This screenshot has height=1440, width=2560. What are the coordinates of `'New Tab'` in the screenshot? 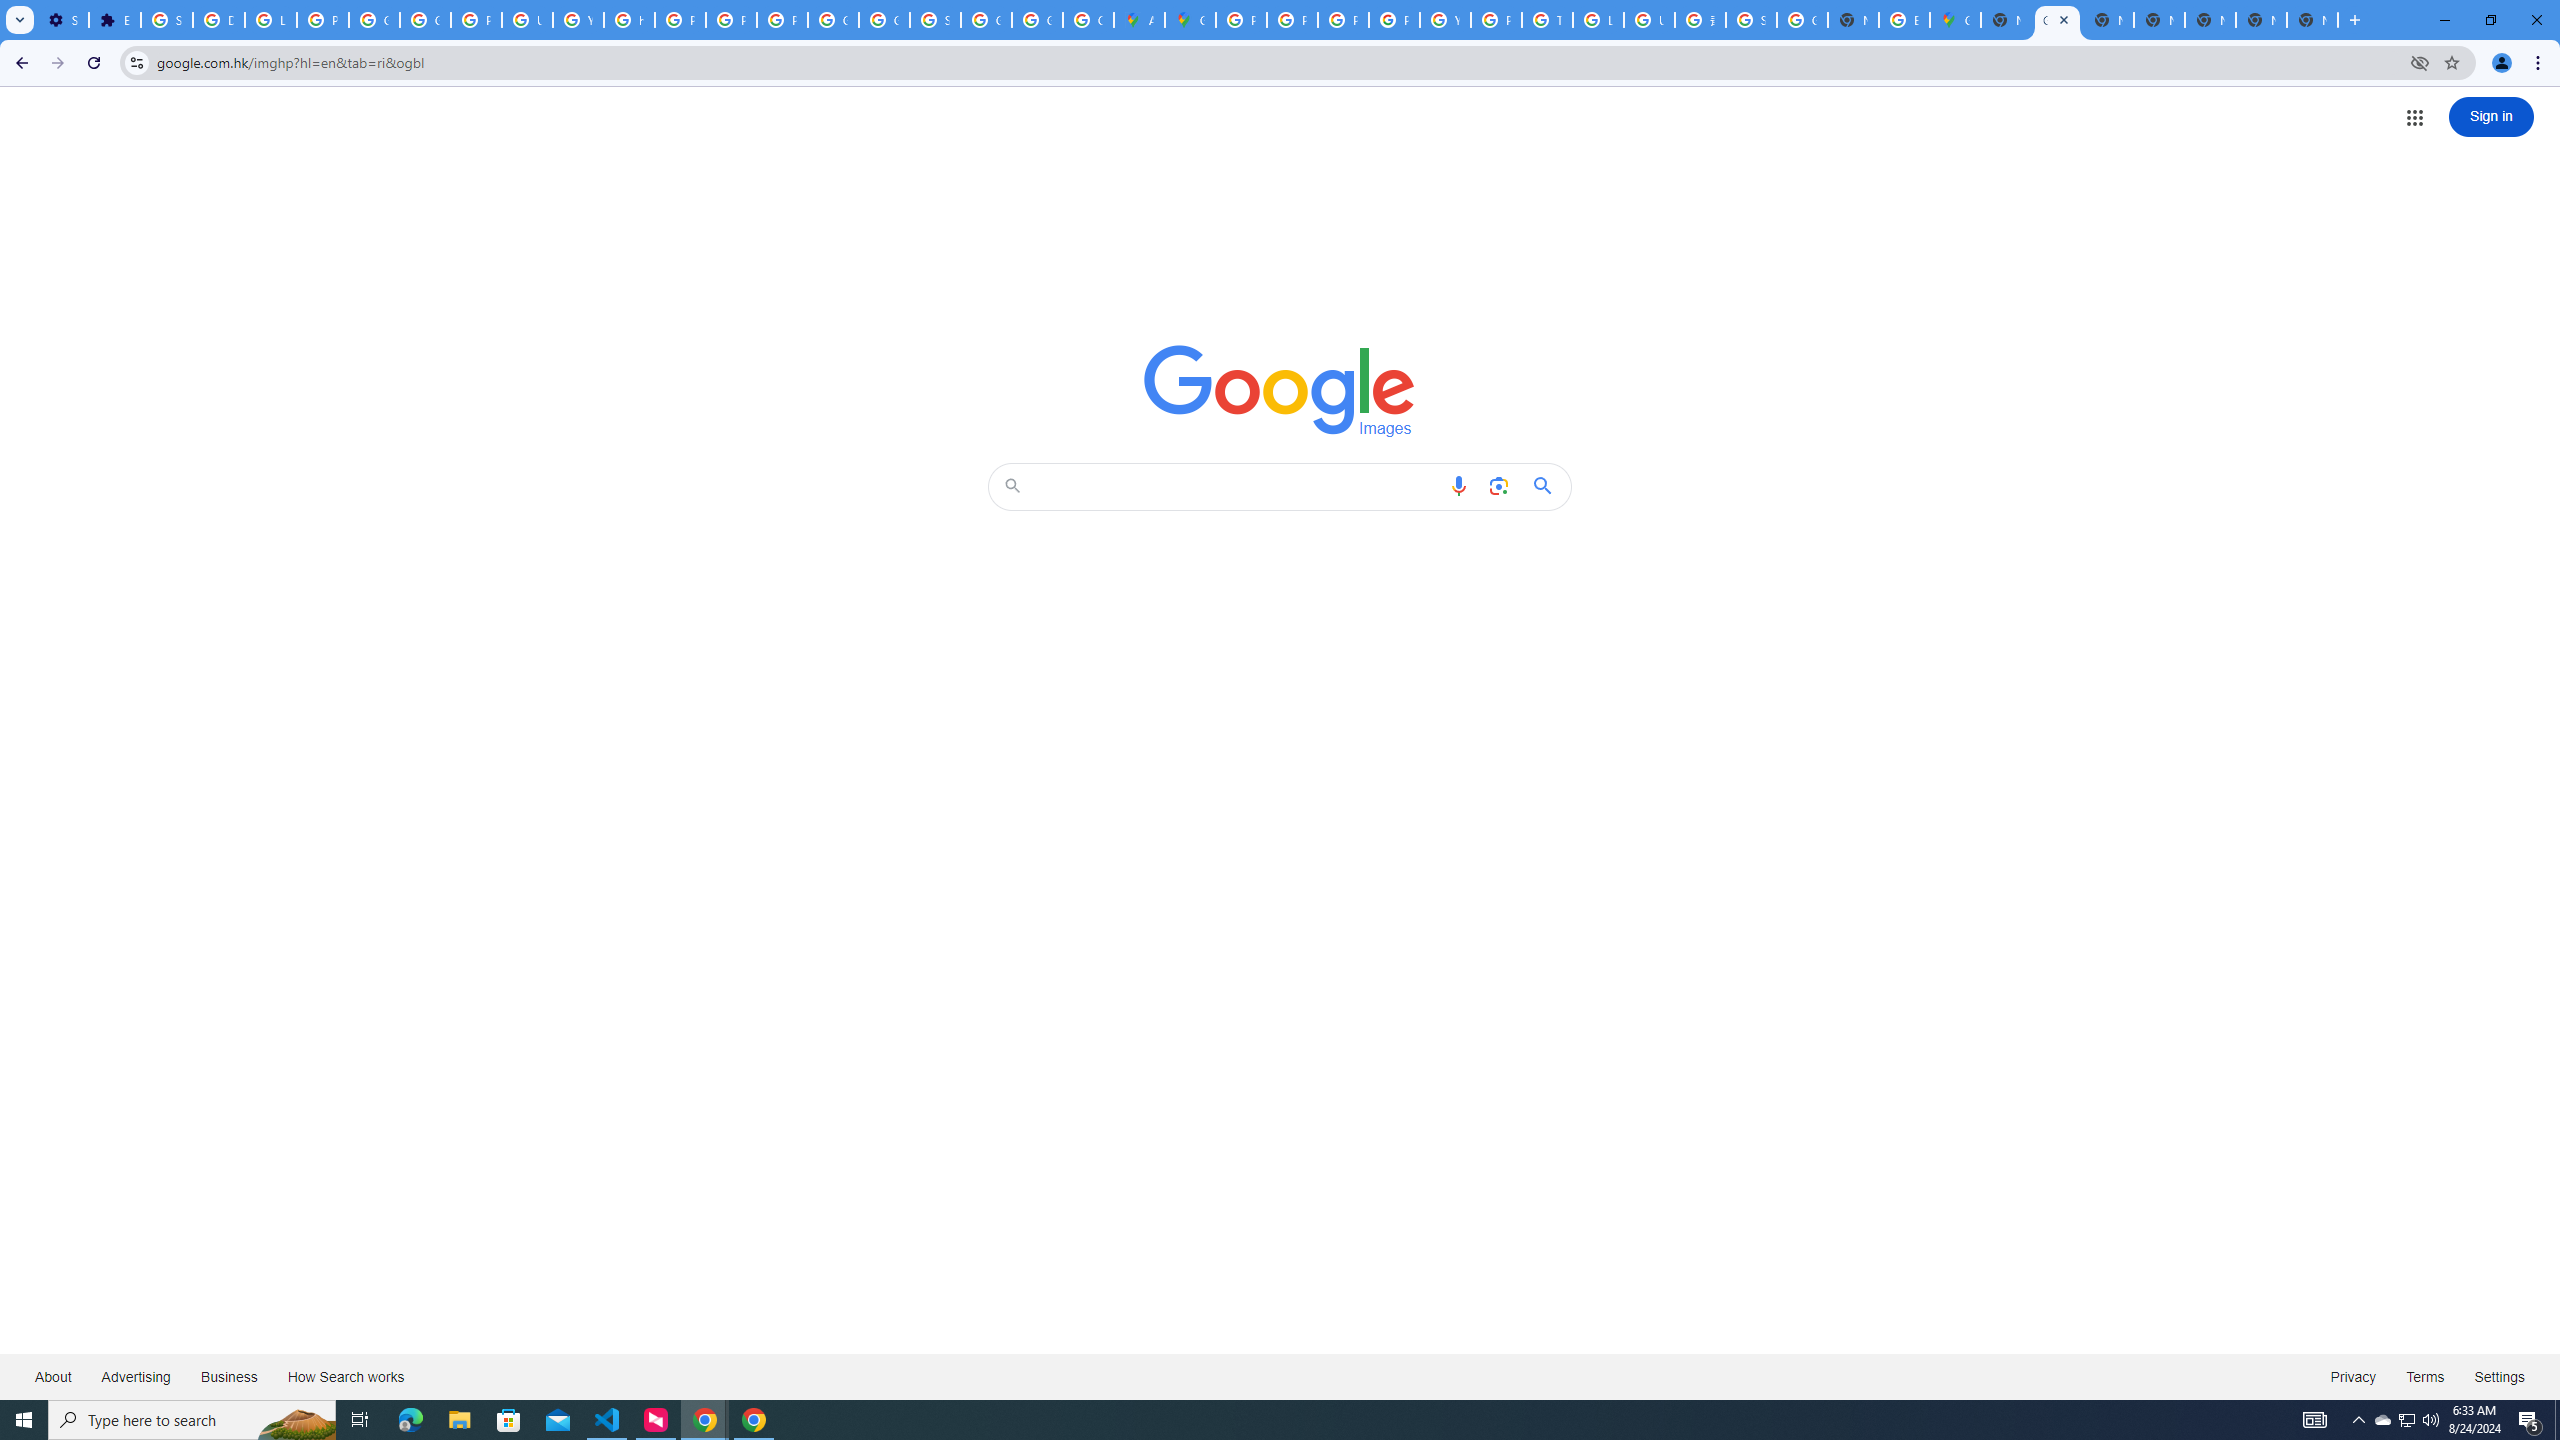 It's located at (2311, 19).